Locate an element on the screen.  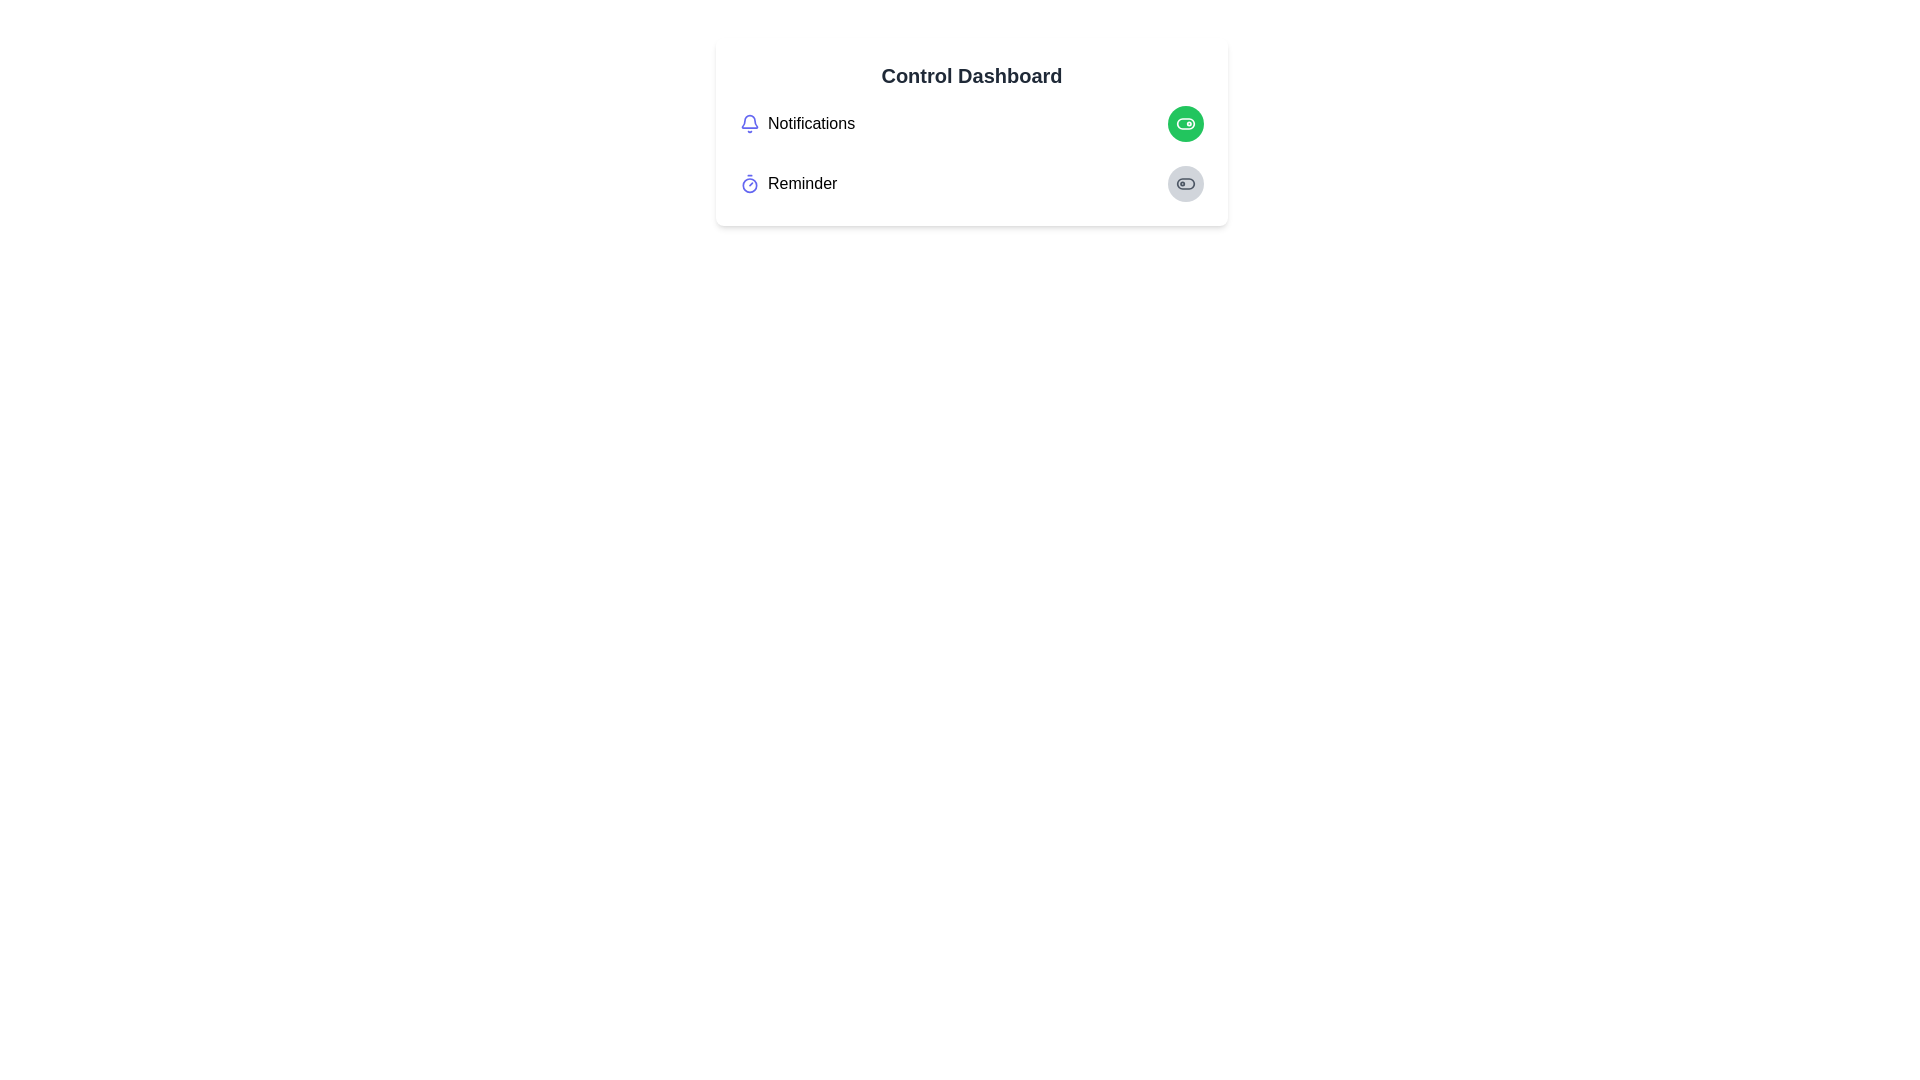
the toggle switch in the first row of the notification control to change its state is located at coordinates (971, 123).